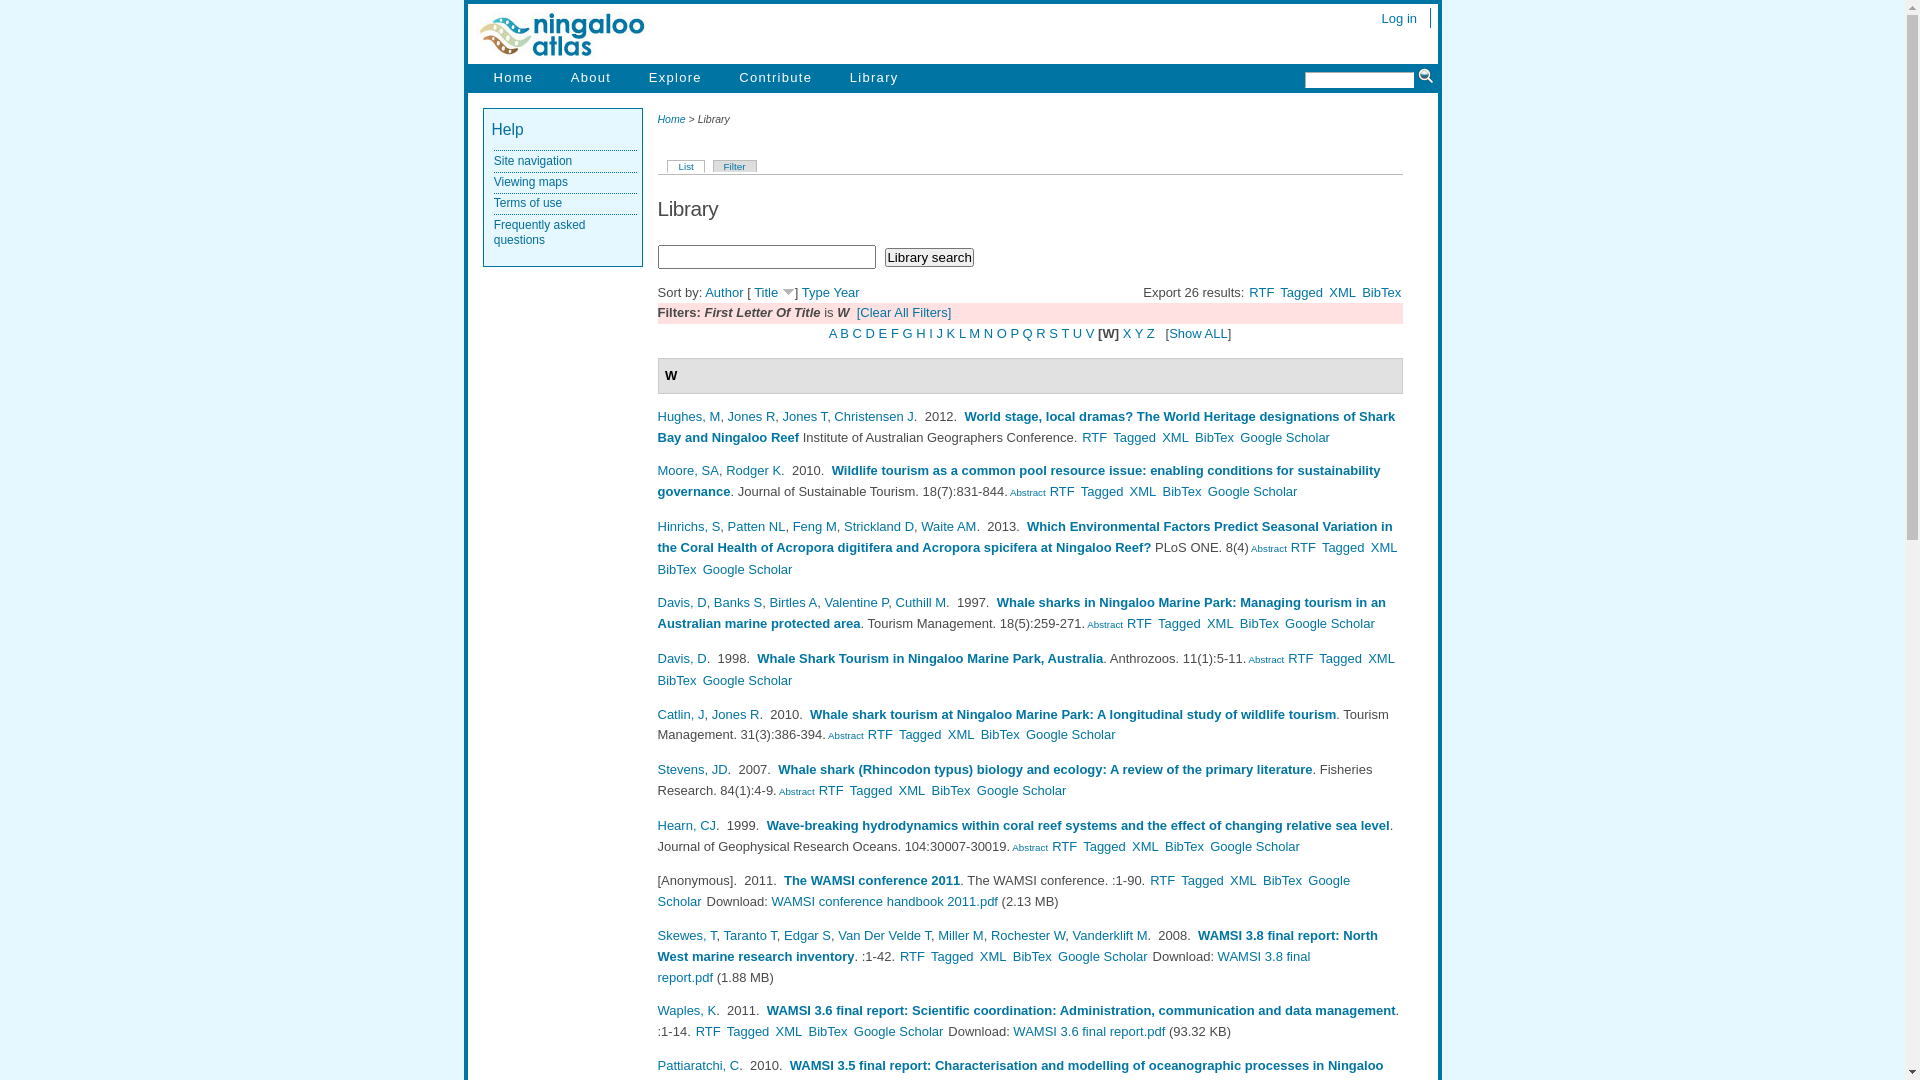 This screenshot has width=1920, height=1080. What do you see at coordinates (531, 181) in the screenshot?
I see `'Viewing maps'` at bounding box center [531, 181].